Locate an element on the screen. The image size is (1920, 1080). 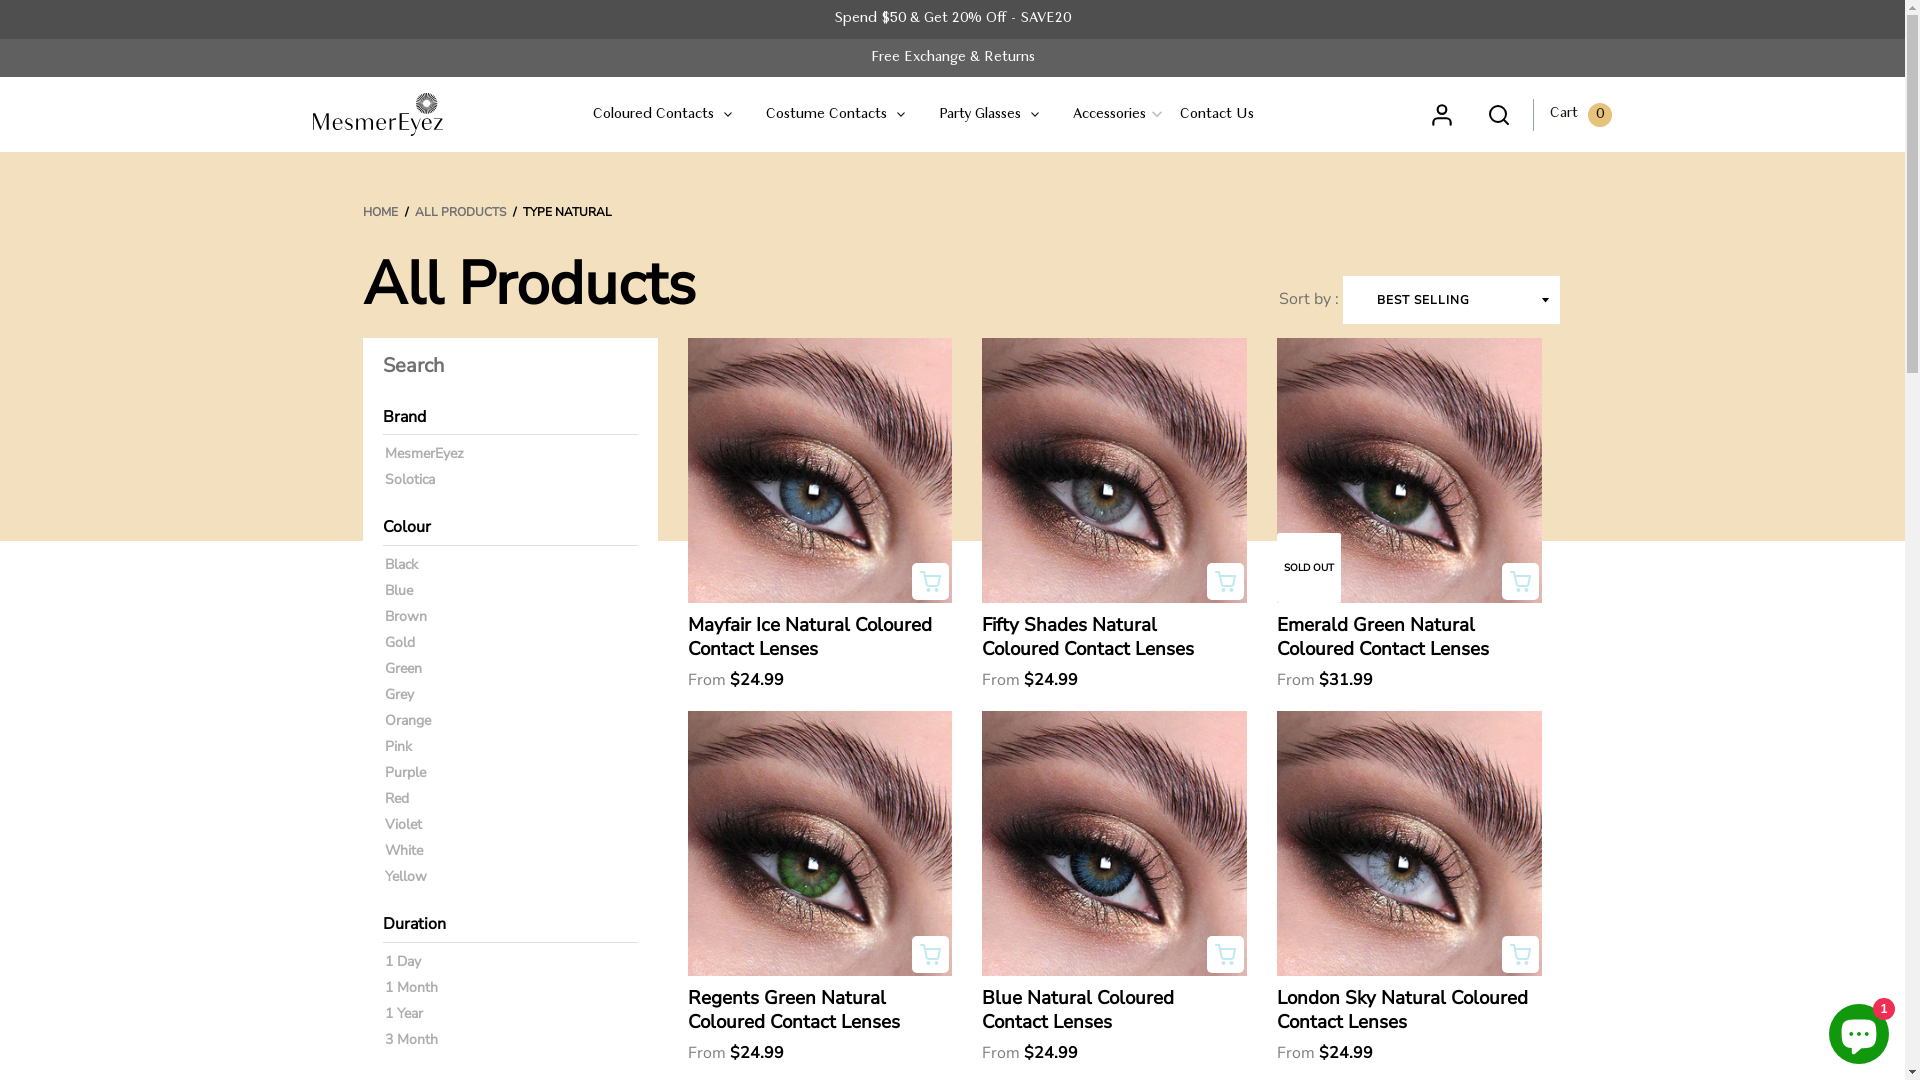
'Green' is located at coordinates (401, 668).